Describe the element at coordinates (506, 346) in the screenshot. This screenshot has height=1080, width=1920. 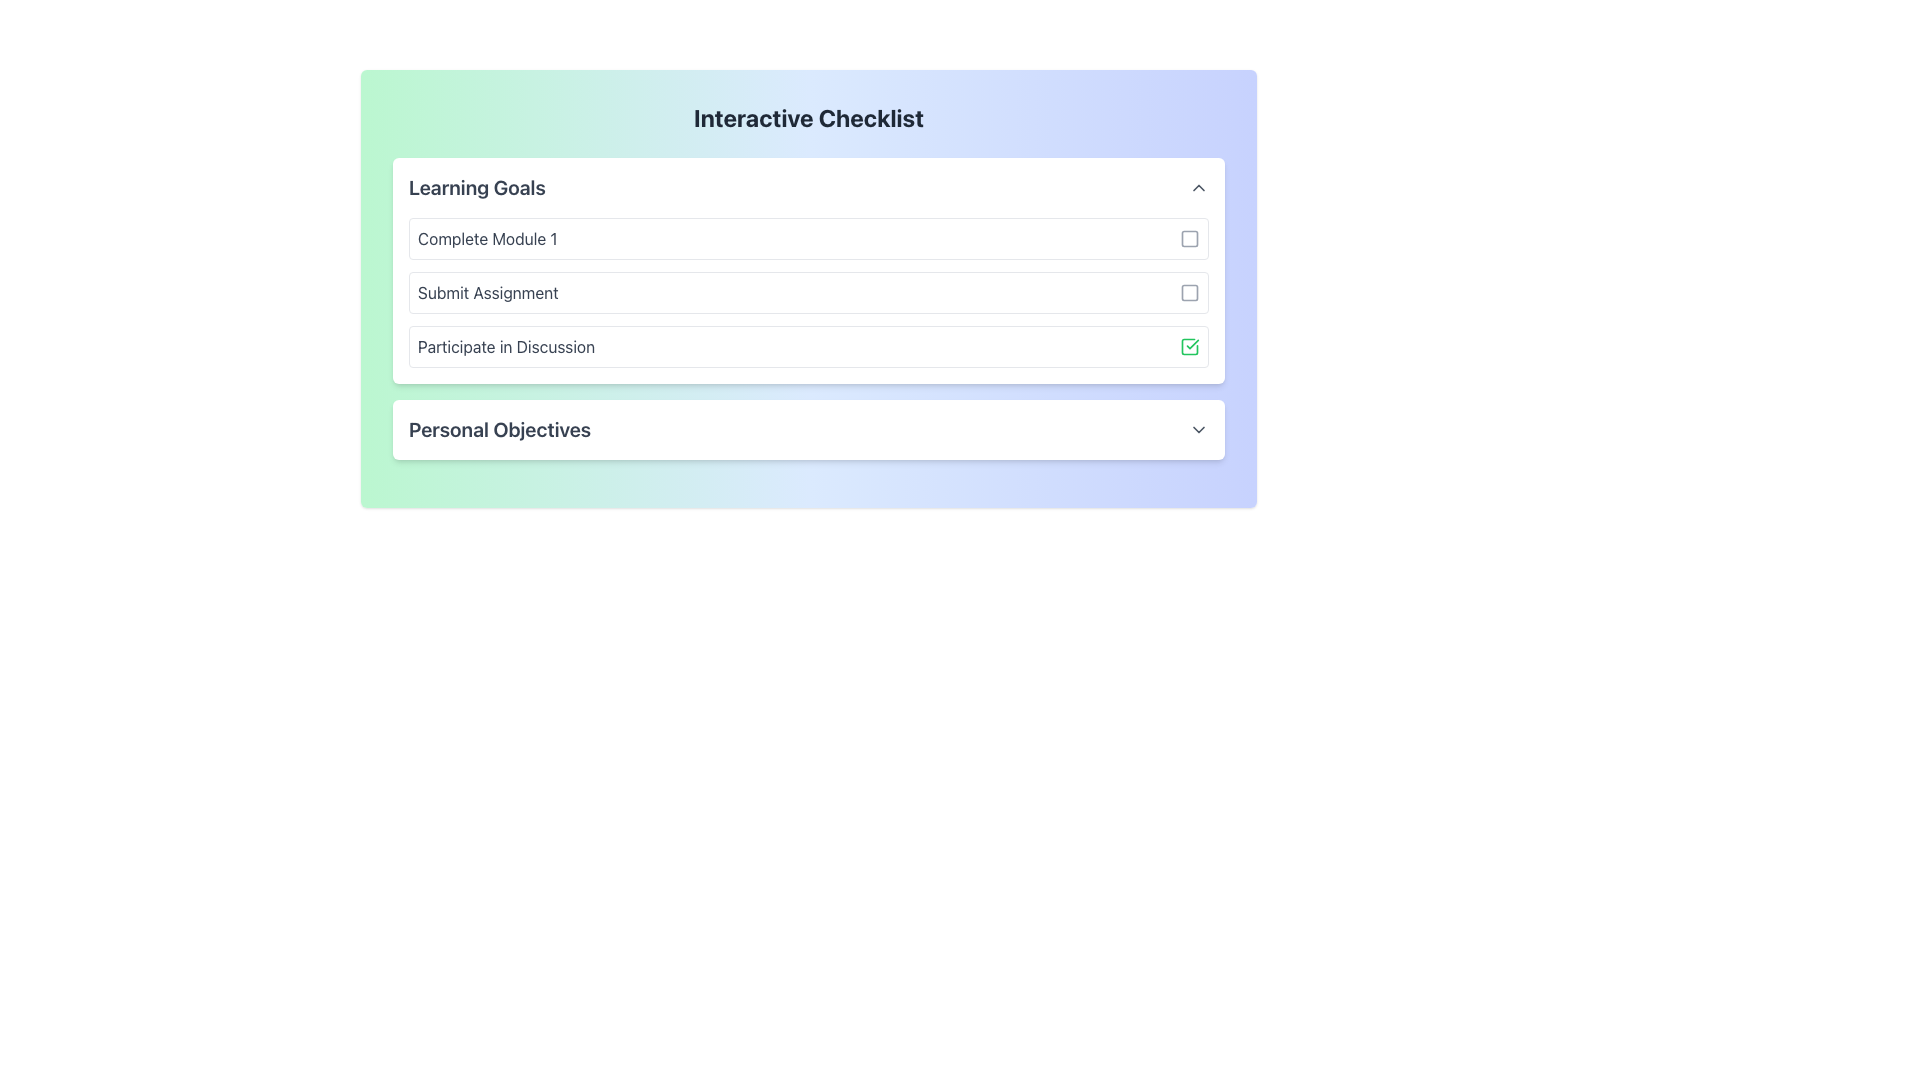
I see `the text label reading 'Participate in Discussion' located in the Interactive Checklist section under 'Learning Goals'. It is the third item listed and styled in grey` at that location.